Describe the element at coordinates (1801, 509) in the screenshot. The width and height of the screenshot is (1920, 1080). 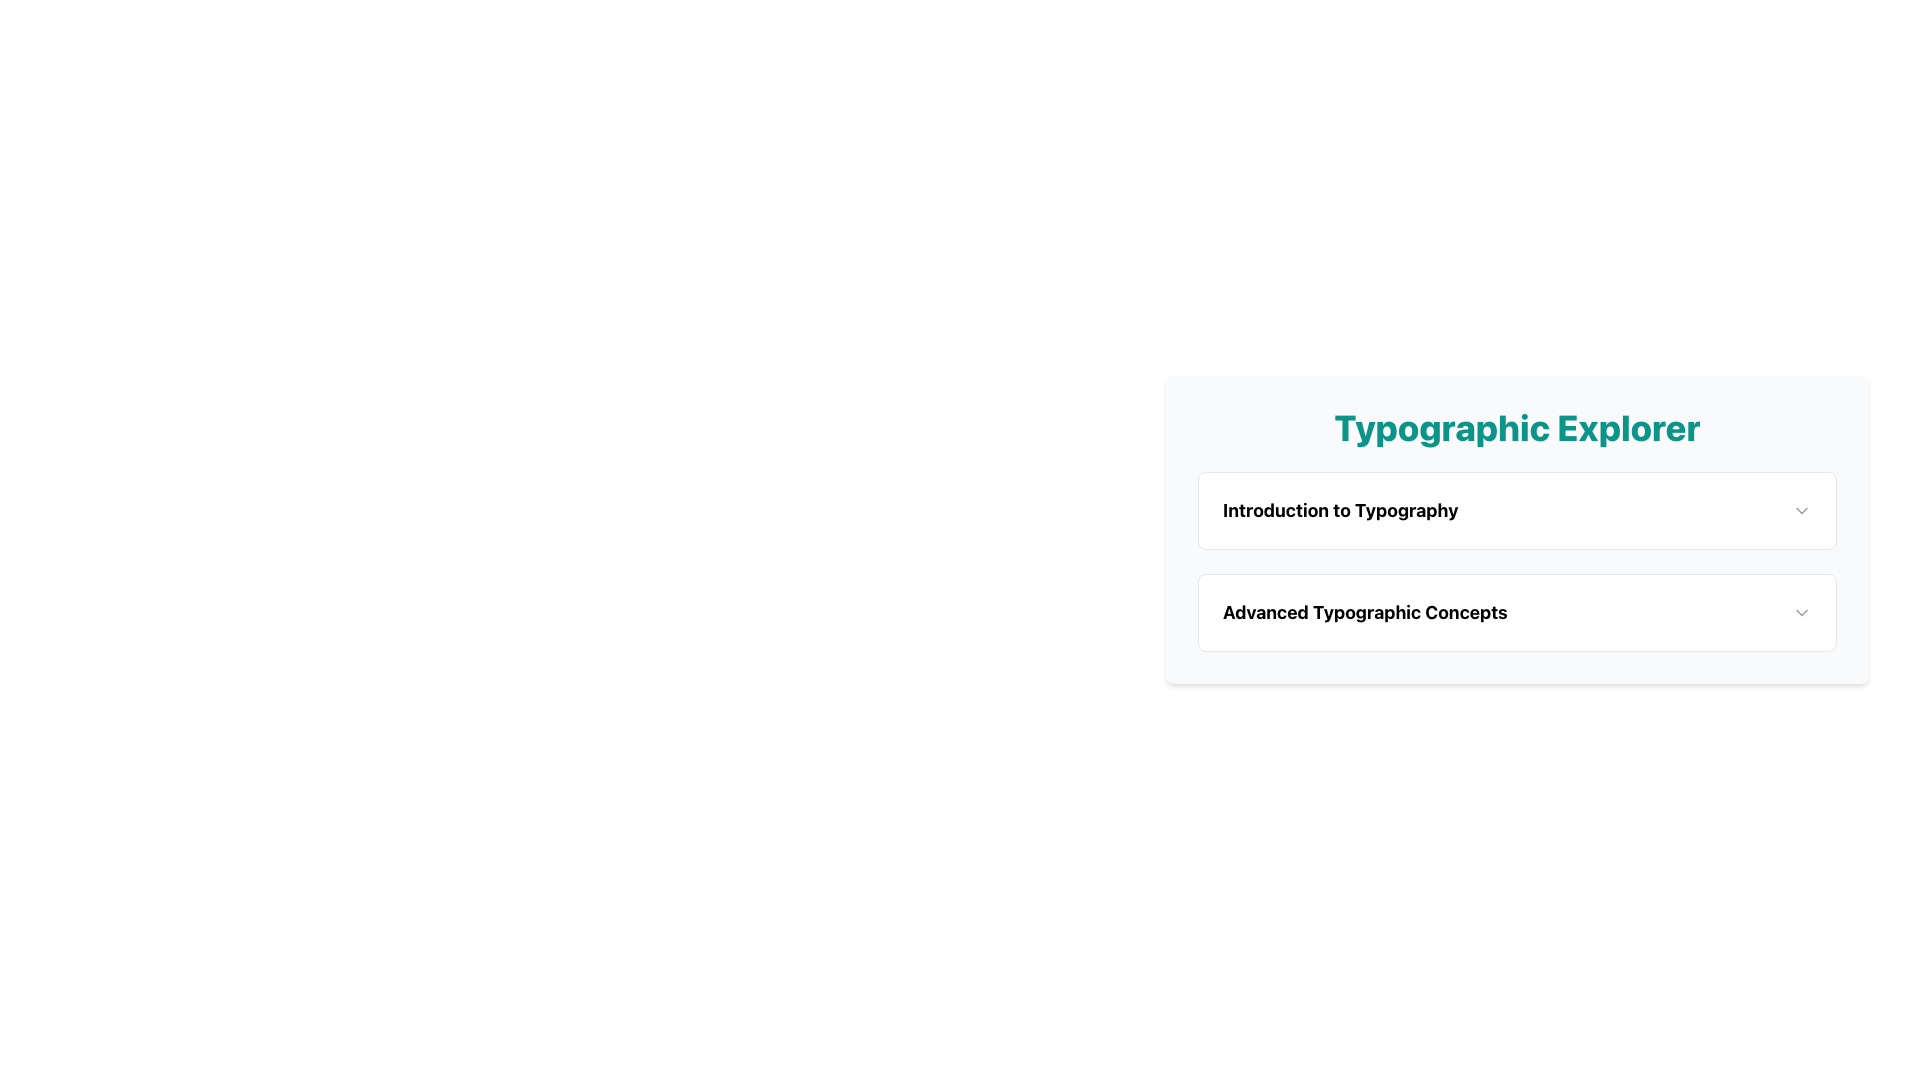
I see `the downward-pointing chevron icon next to the text 'Introduction to Typography' within the 'Typographic Explorer' section` at that location.